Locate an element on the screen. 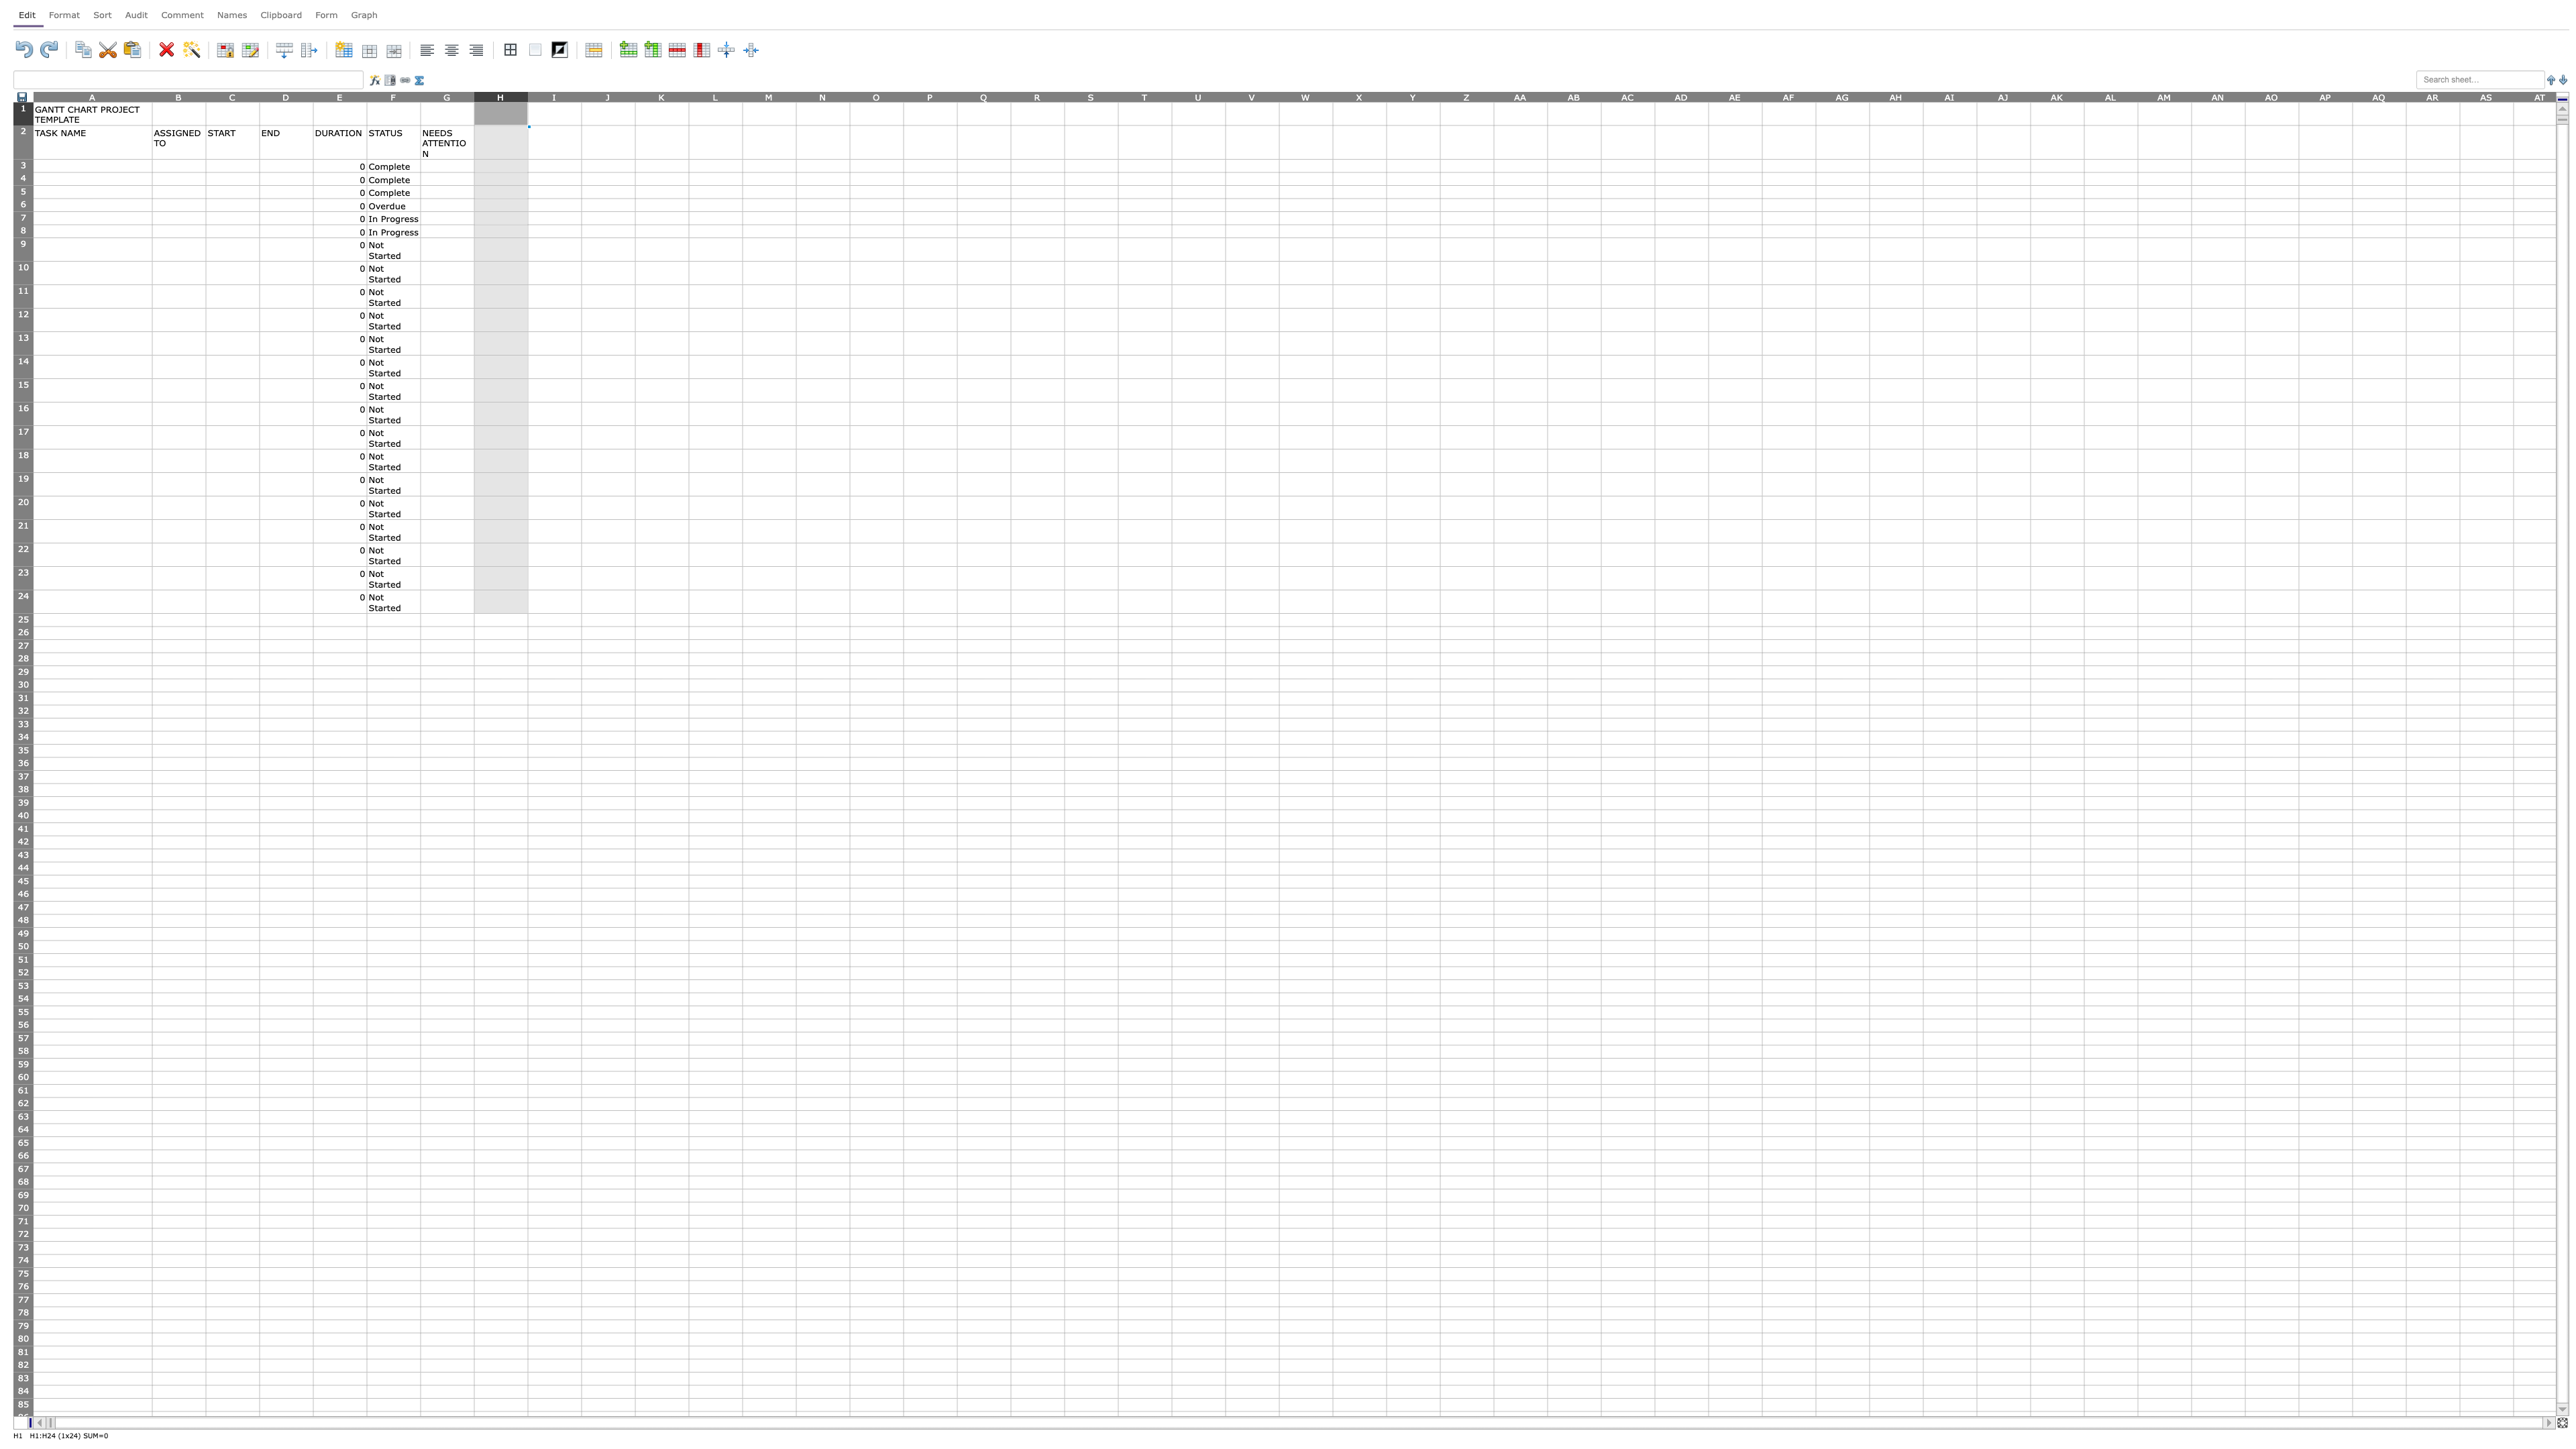  the right edge of column J to resize is located at coordinates (633, 95).